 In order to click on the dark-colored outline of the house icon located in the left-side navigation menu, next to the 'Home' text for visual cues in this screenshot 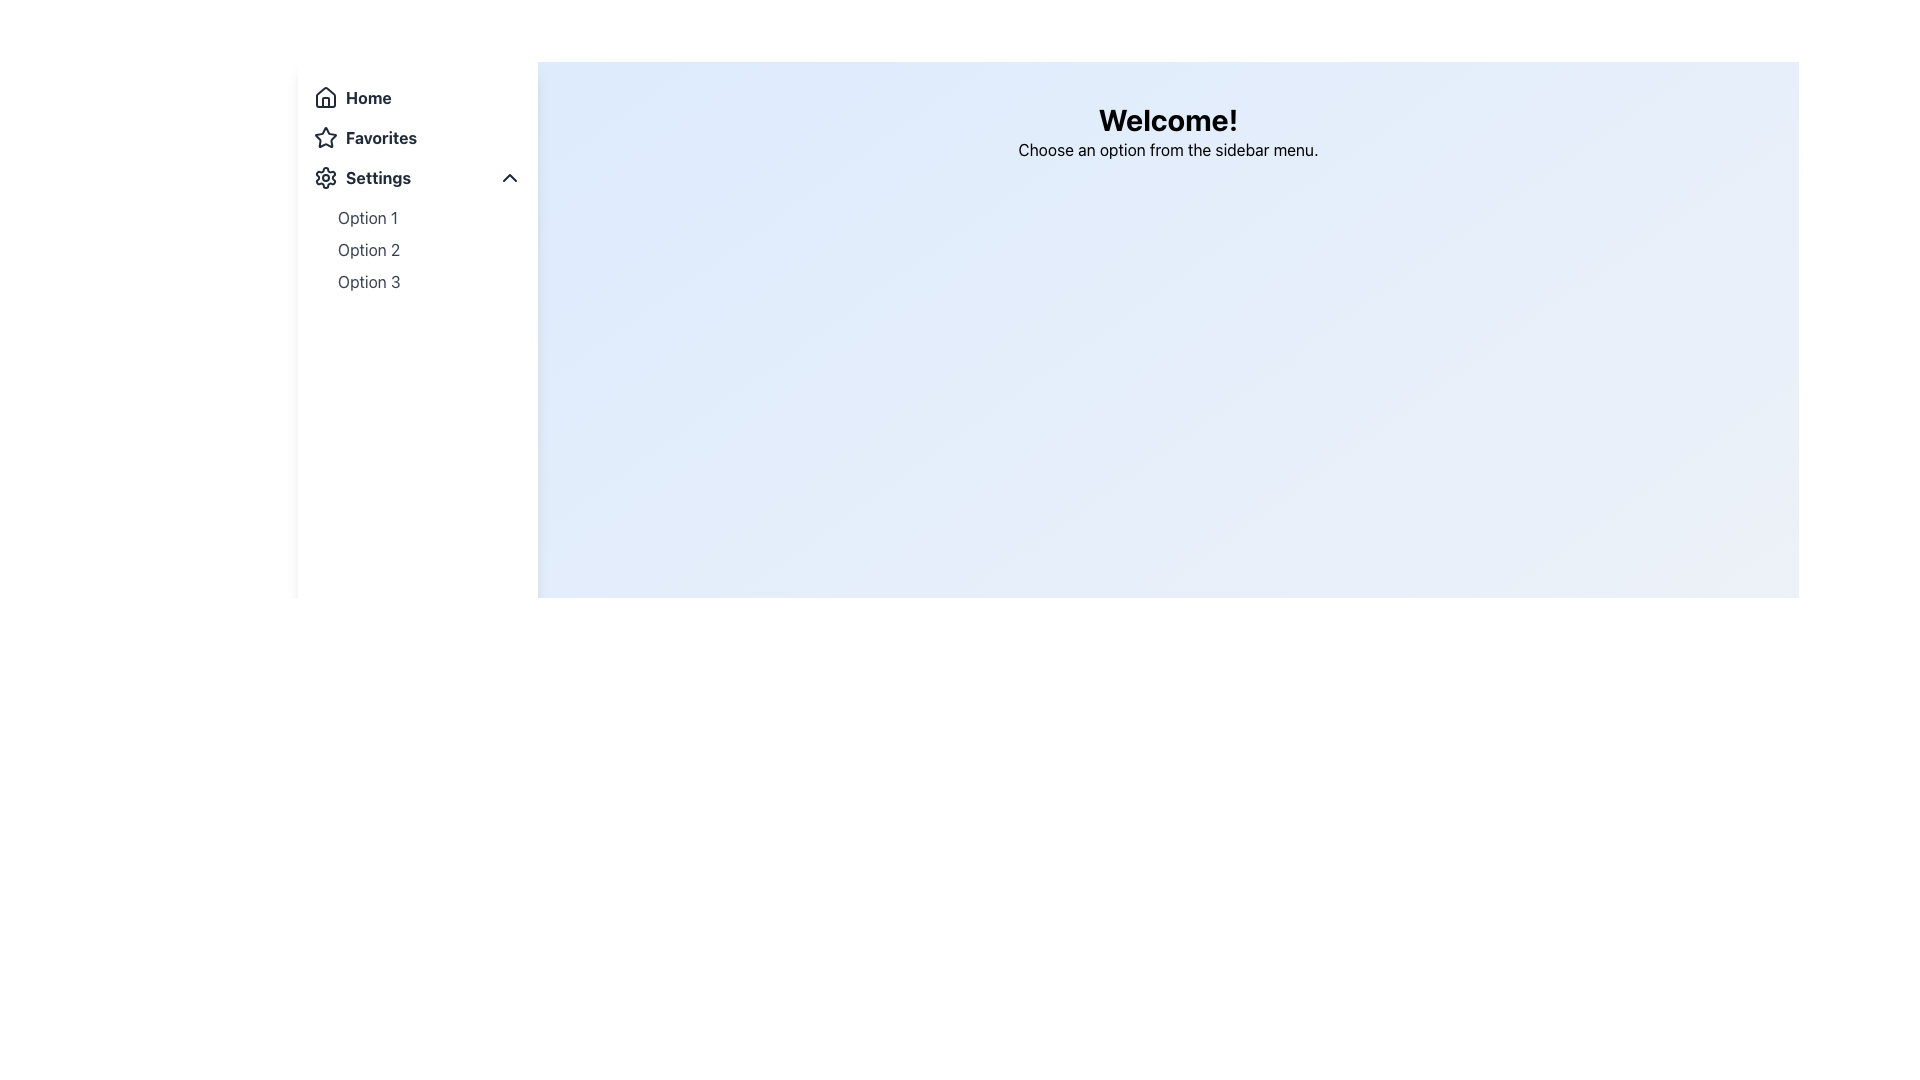, I will do `click(326, 96)`.